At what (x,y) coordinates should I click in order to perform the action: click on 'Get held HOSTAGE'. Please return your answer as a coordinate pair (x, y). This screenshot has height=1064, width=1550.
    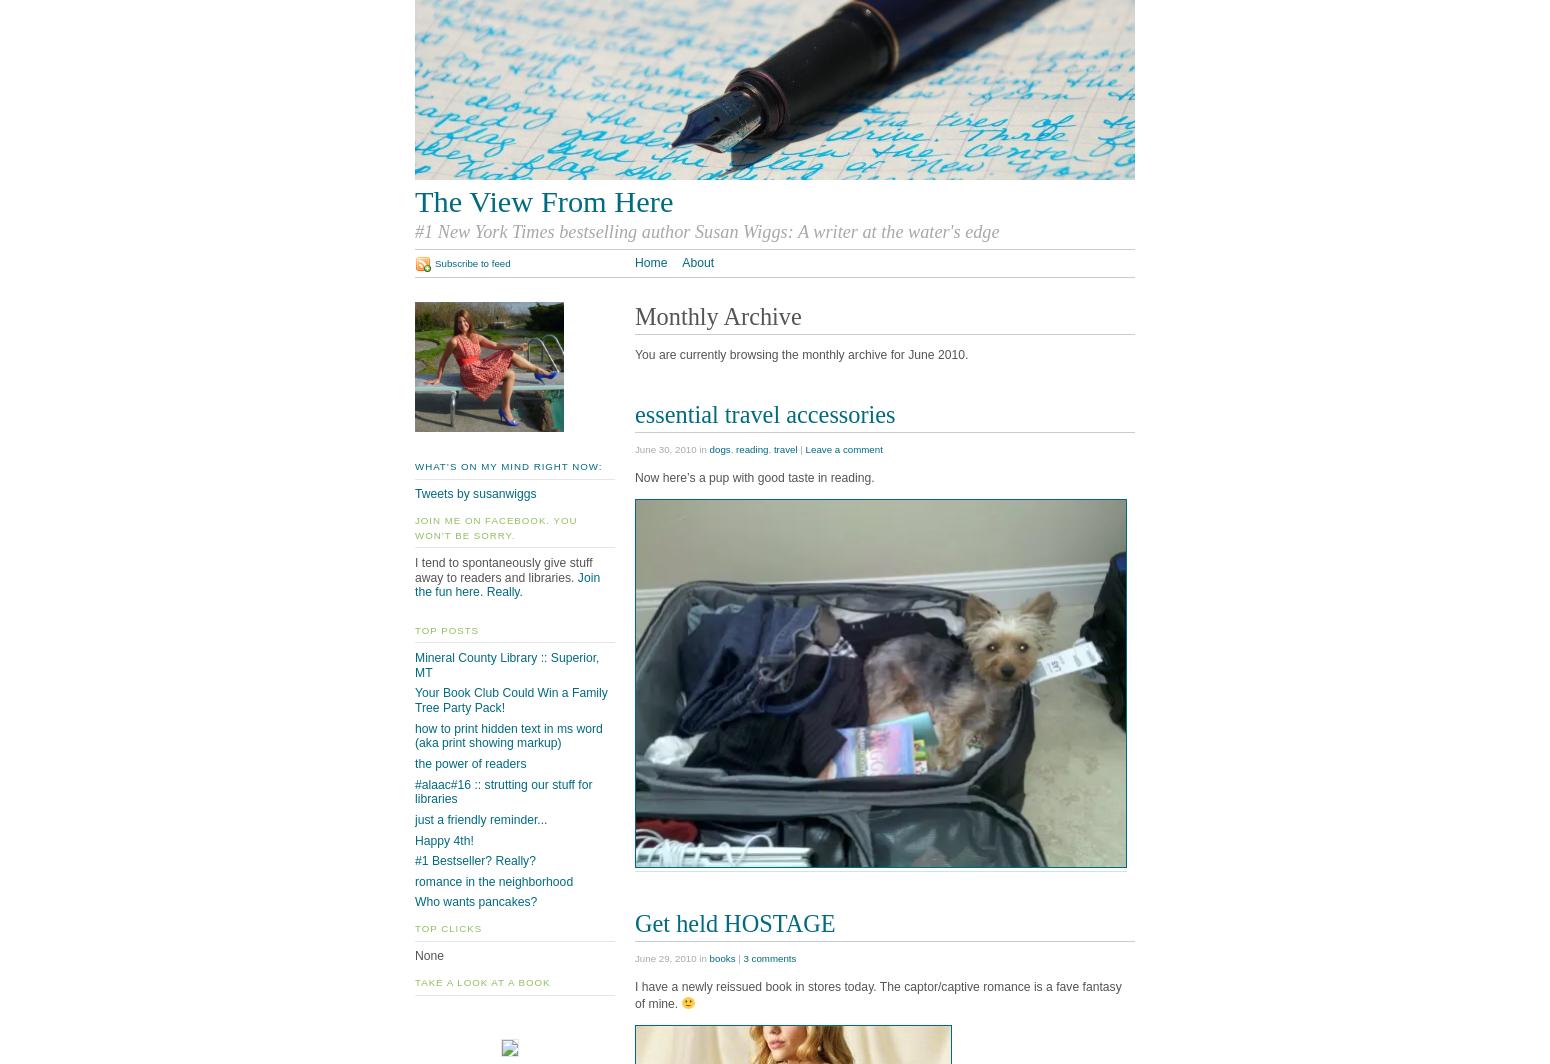
    Looking at the image, I should click on (735, 922).